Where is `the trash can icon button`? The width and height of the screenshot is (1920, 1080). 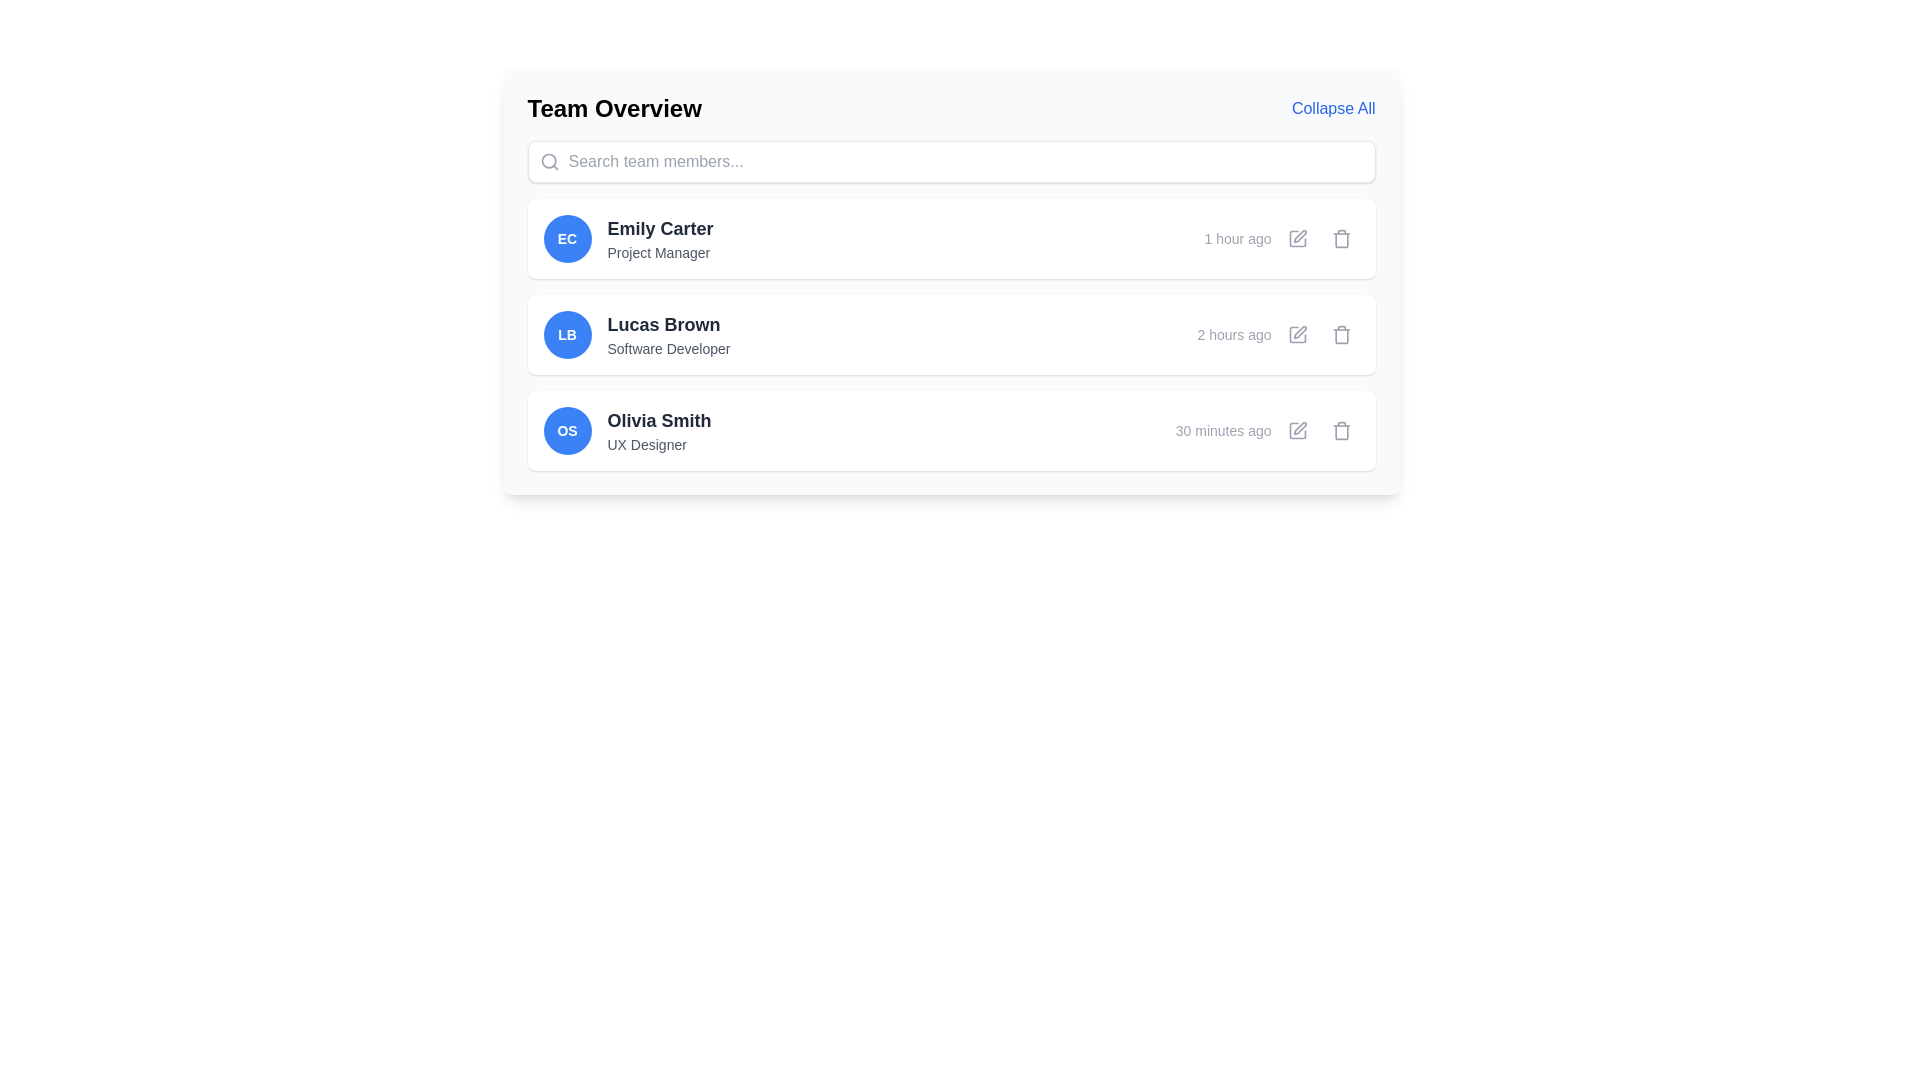
the trash can icon button is located at coordinates (1341, 238).